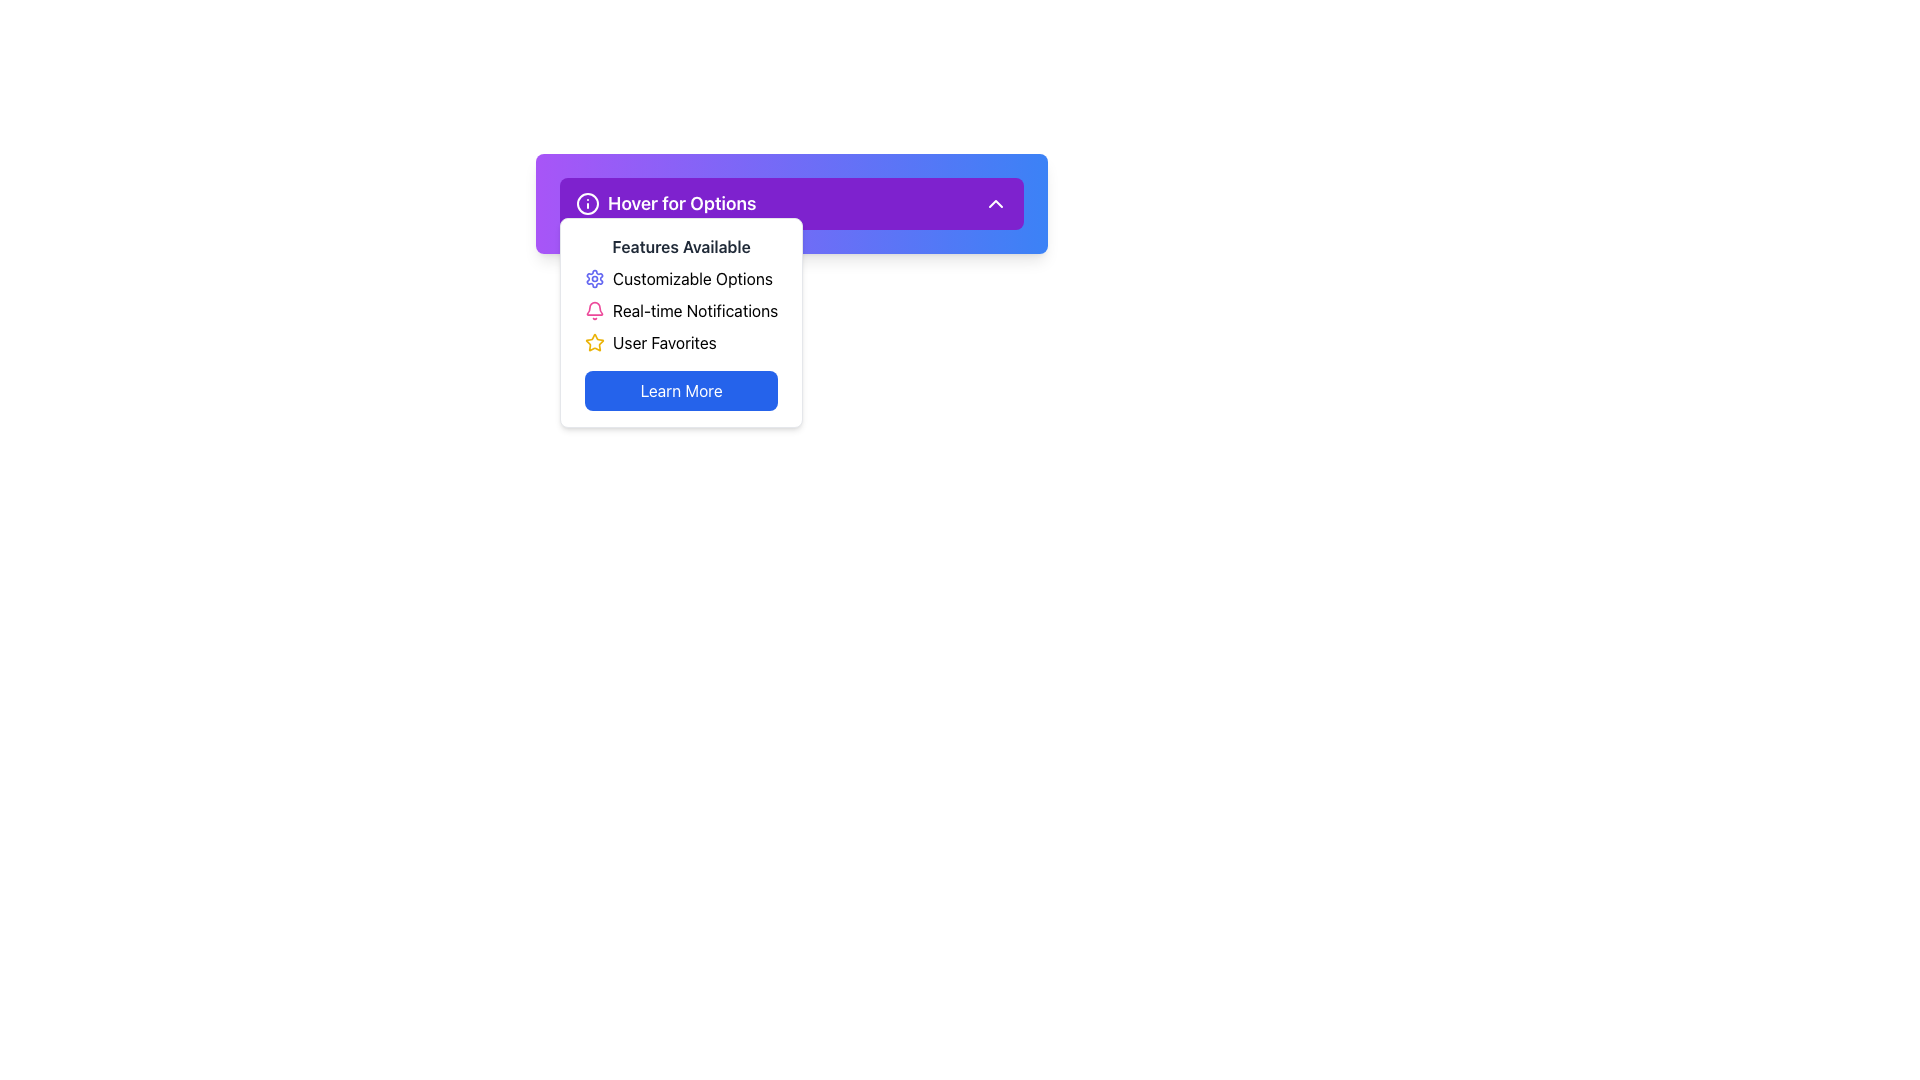 Image resolution: width=1920 pixels, height=1080 pixels. Describe the element at coordinates (594, 341) in the screenshot. I see `the star icon located in the center-right area of the dropdown menu interface, which symbolizes a rating or favorite feature` at that location.